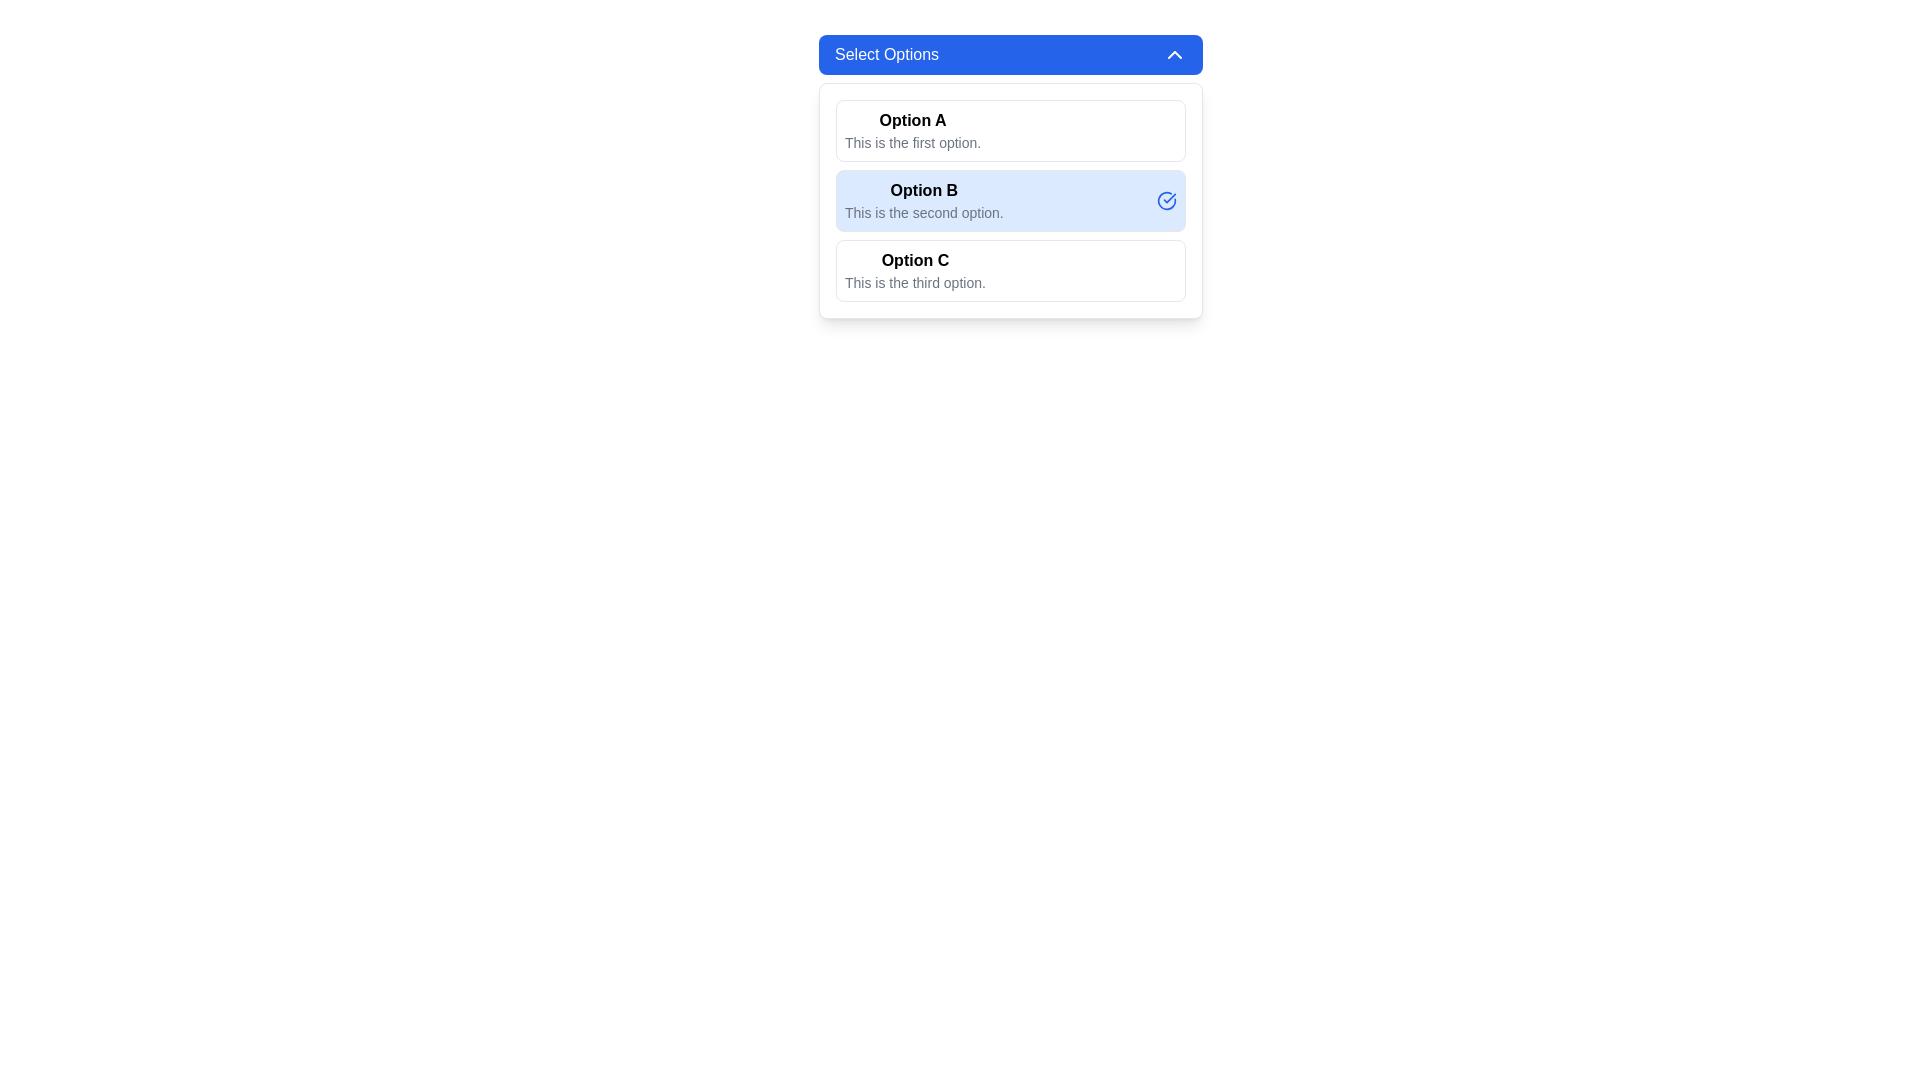 The width and height of the screenshot is (1920, 1080). Describe the element at coordinates (914, 270) in the screenshot. I see `the informational text block element titled 'Option C', which is styled in bold and positioned above the description 'This is the third option.'` at that location.